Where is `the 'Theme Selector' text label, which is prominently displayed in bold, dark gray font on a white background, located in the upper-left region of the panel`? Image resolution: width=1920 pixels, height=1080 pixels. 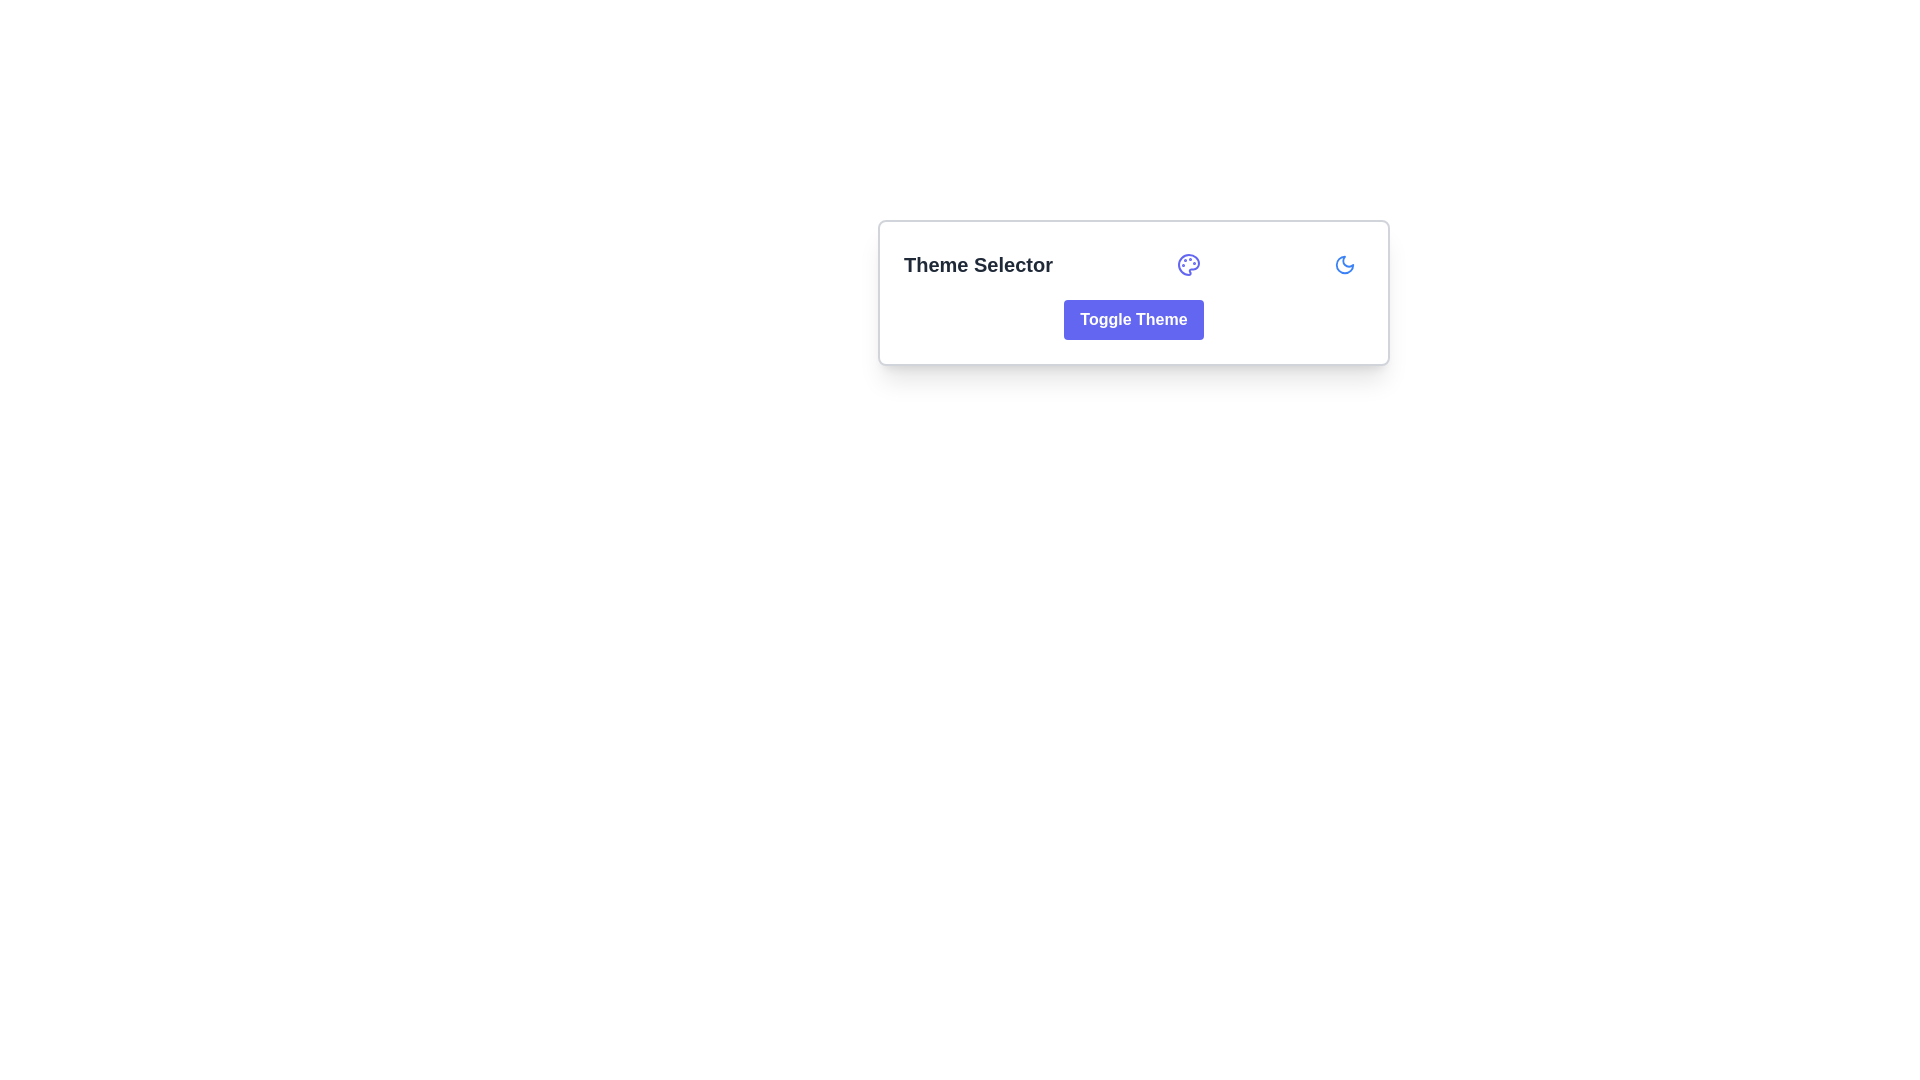 the 'Theme Selector' text label, which is prominently displayed in bold, dark gray font on a white background, located in the upper-left region of the panel is located at coordinates (978, 264).